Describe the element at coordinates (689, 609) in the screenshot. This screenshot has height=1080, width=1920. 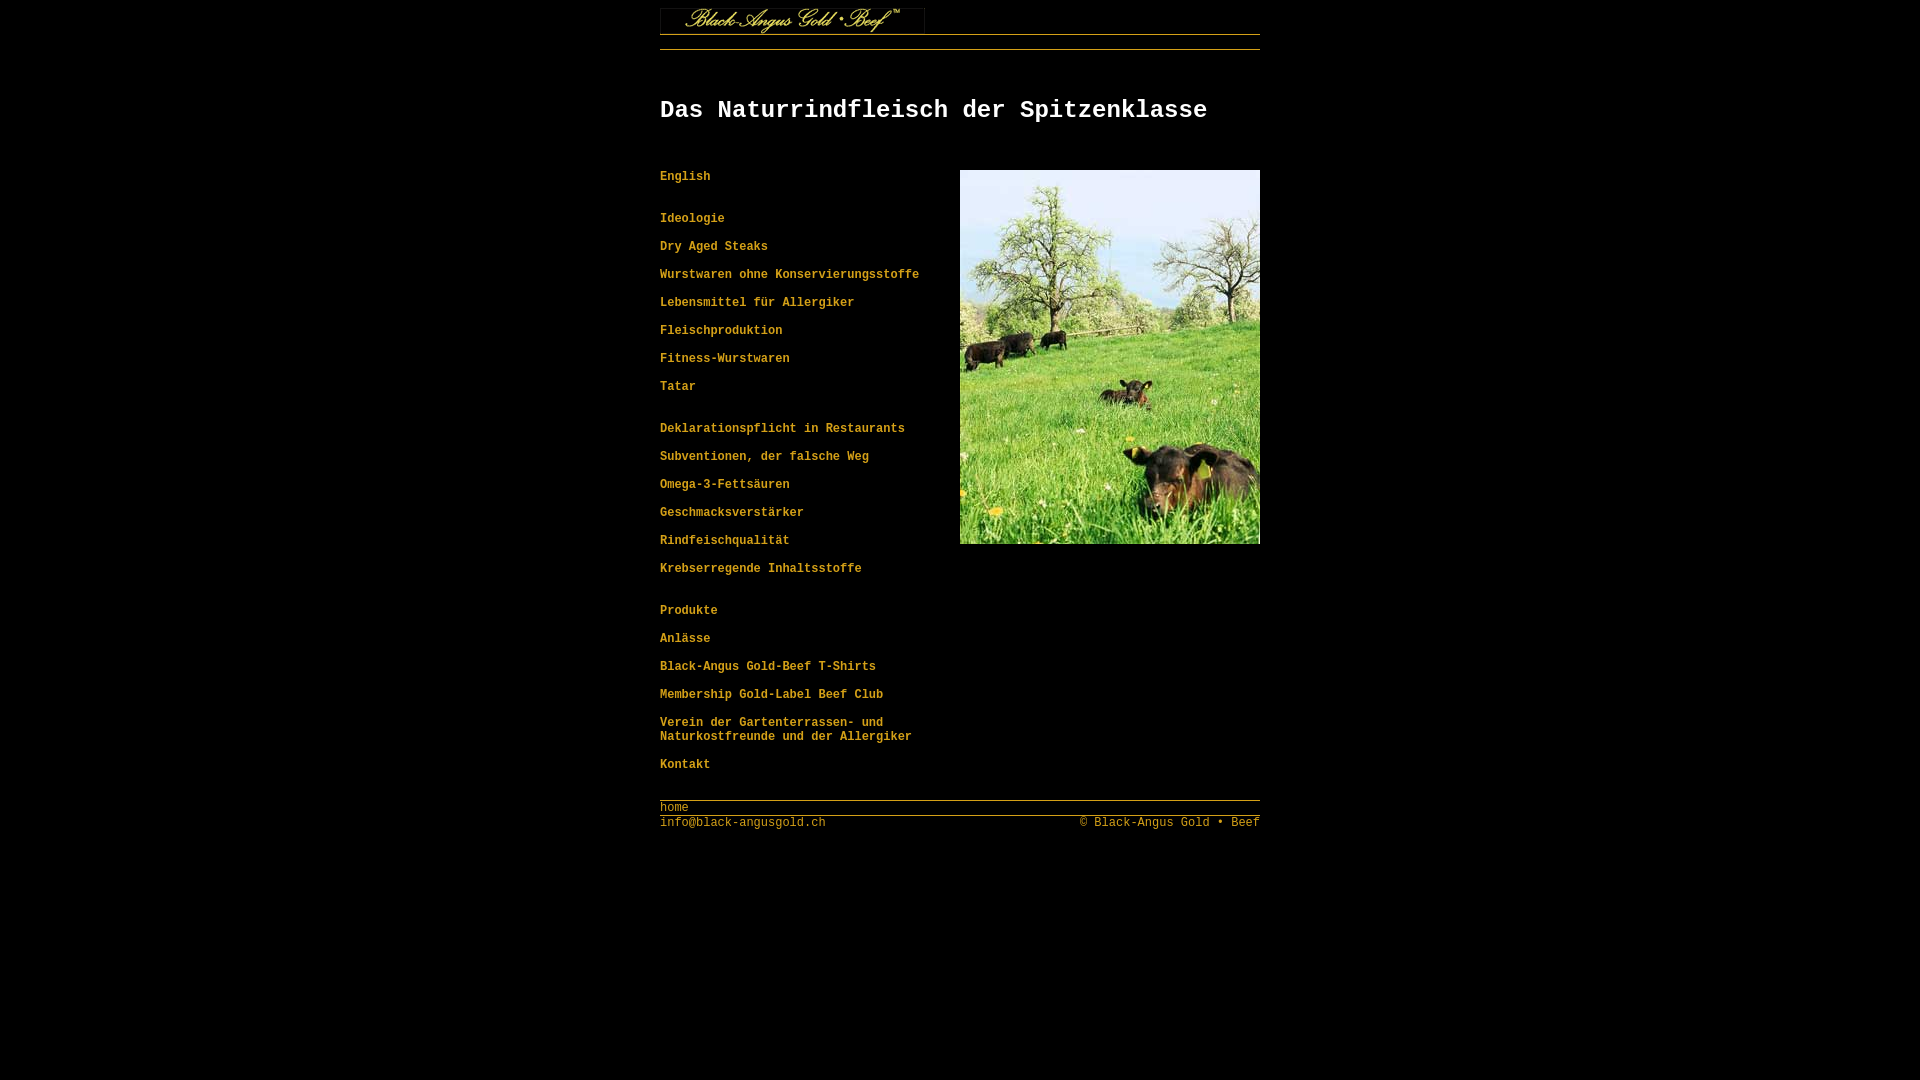
I see `'Produkte'` at that location.